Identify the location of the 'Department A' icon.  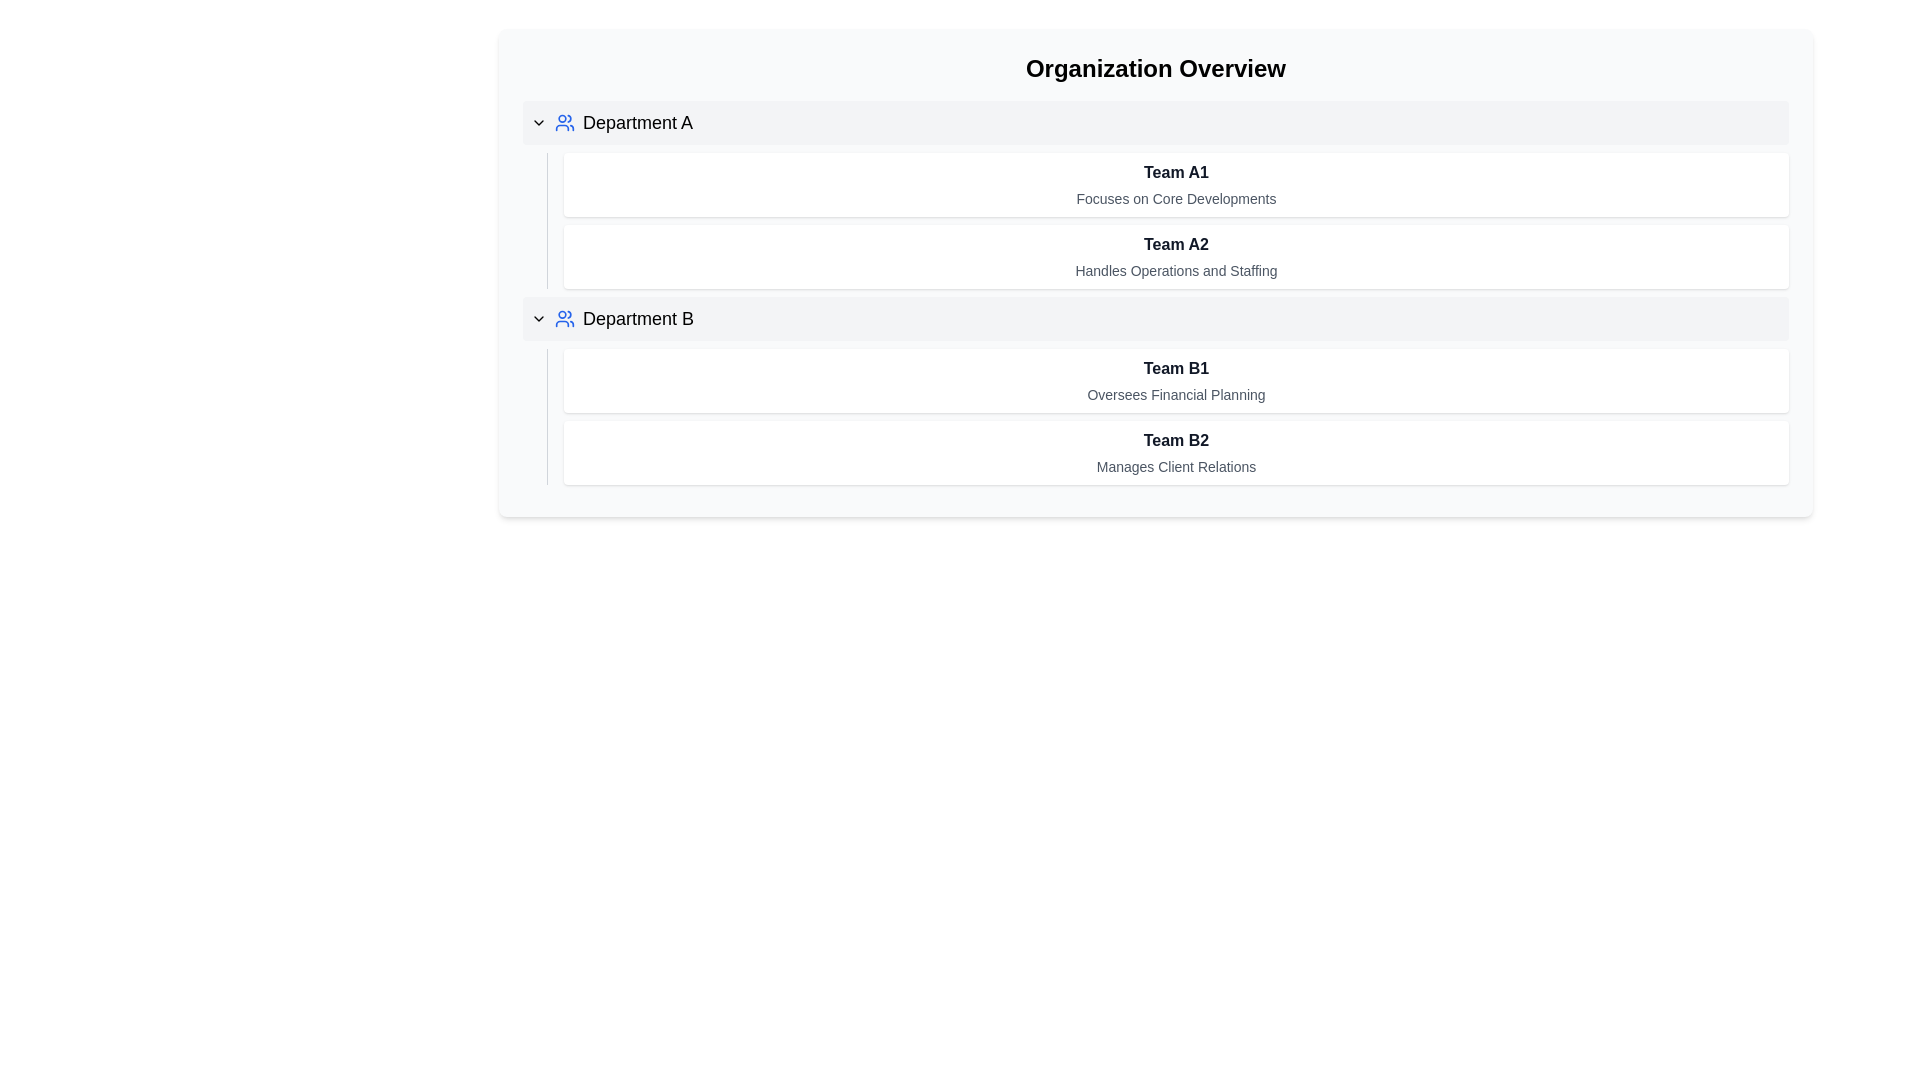
(564, 123).